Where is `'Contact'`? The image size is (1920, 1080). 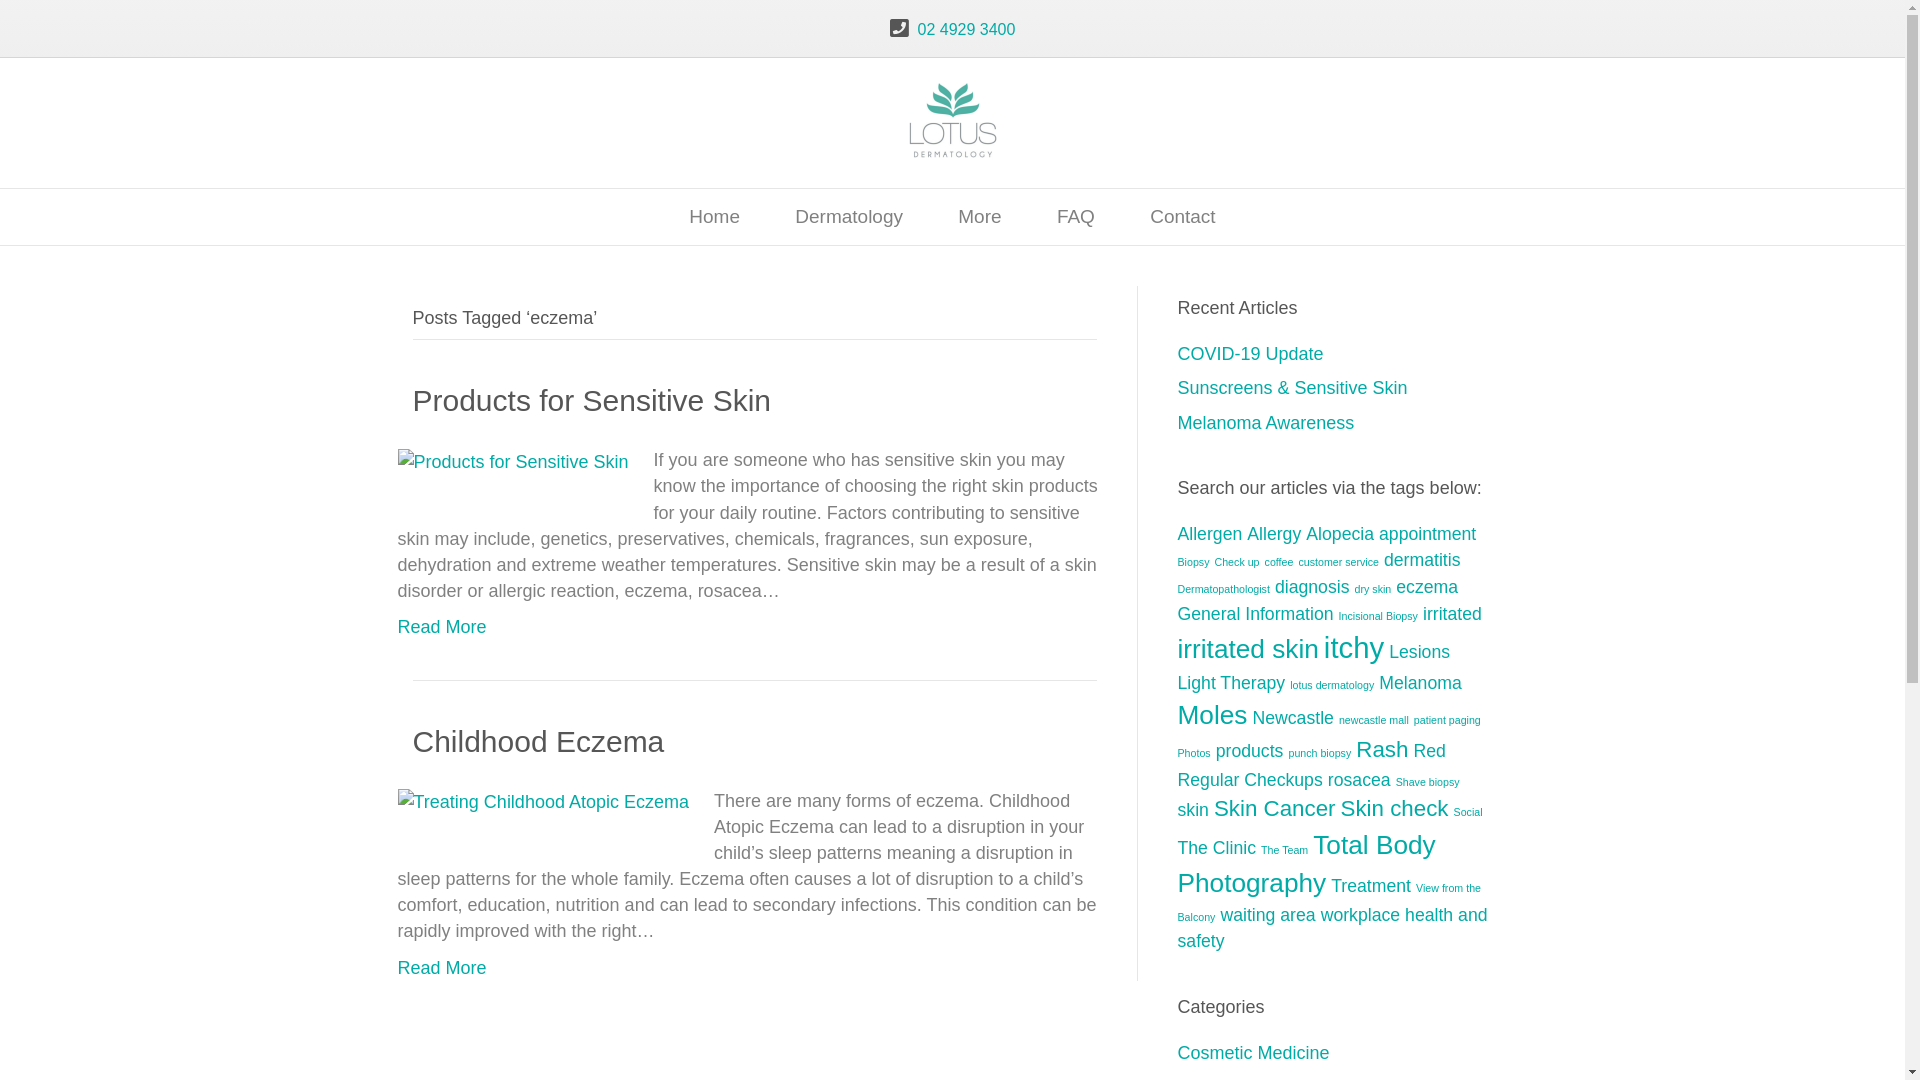 'Contact' is located at coordinates (1182, 217).